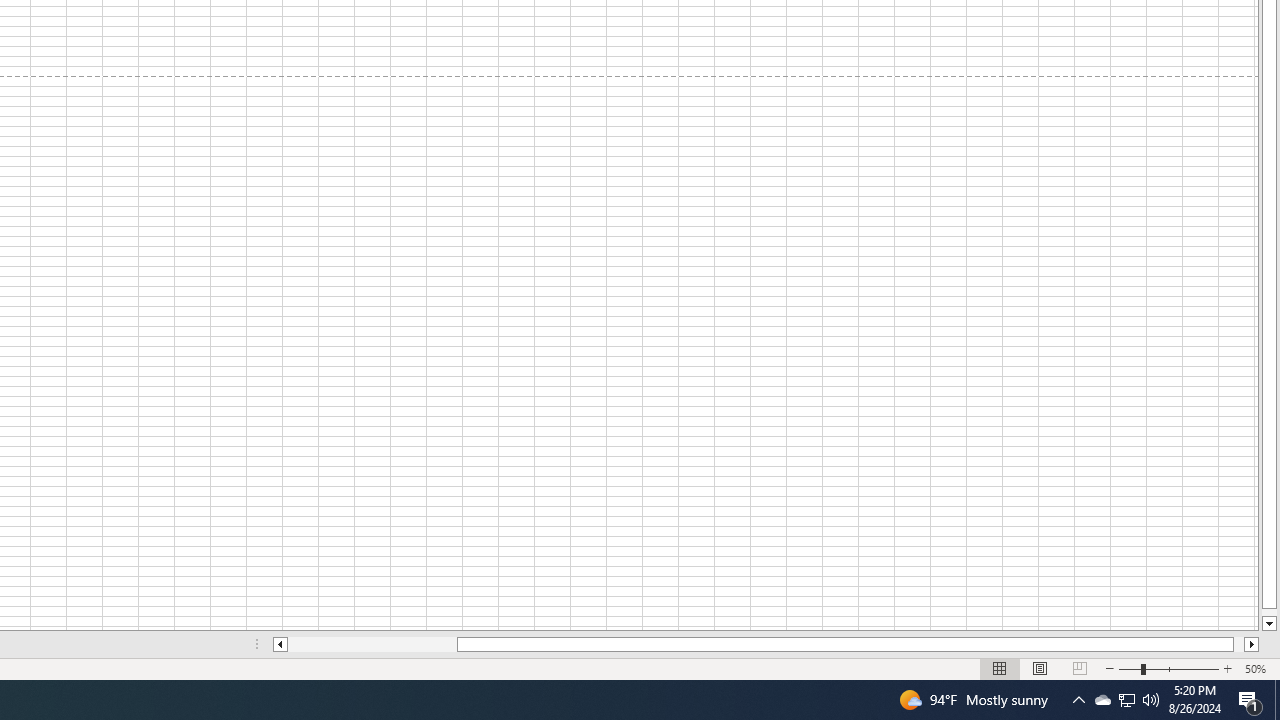  I want to click on 'Page Break Preview', so click(1078, 669).